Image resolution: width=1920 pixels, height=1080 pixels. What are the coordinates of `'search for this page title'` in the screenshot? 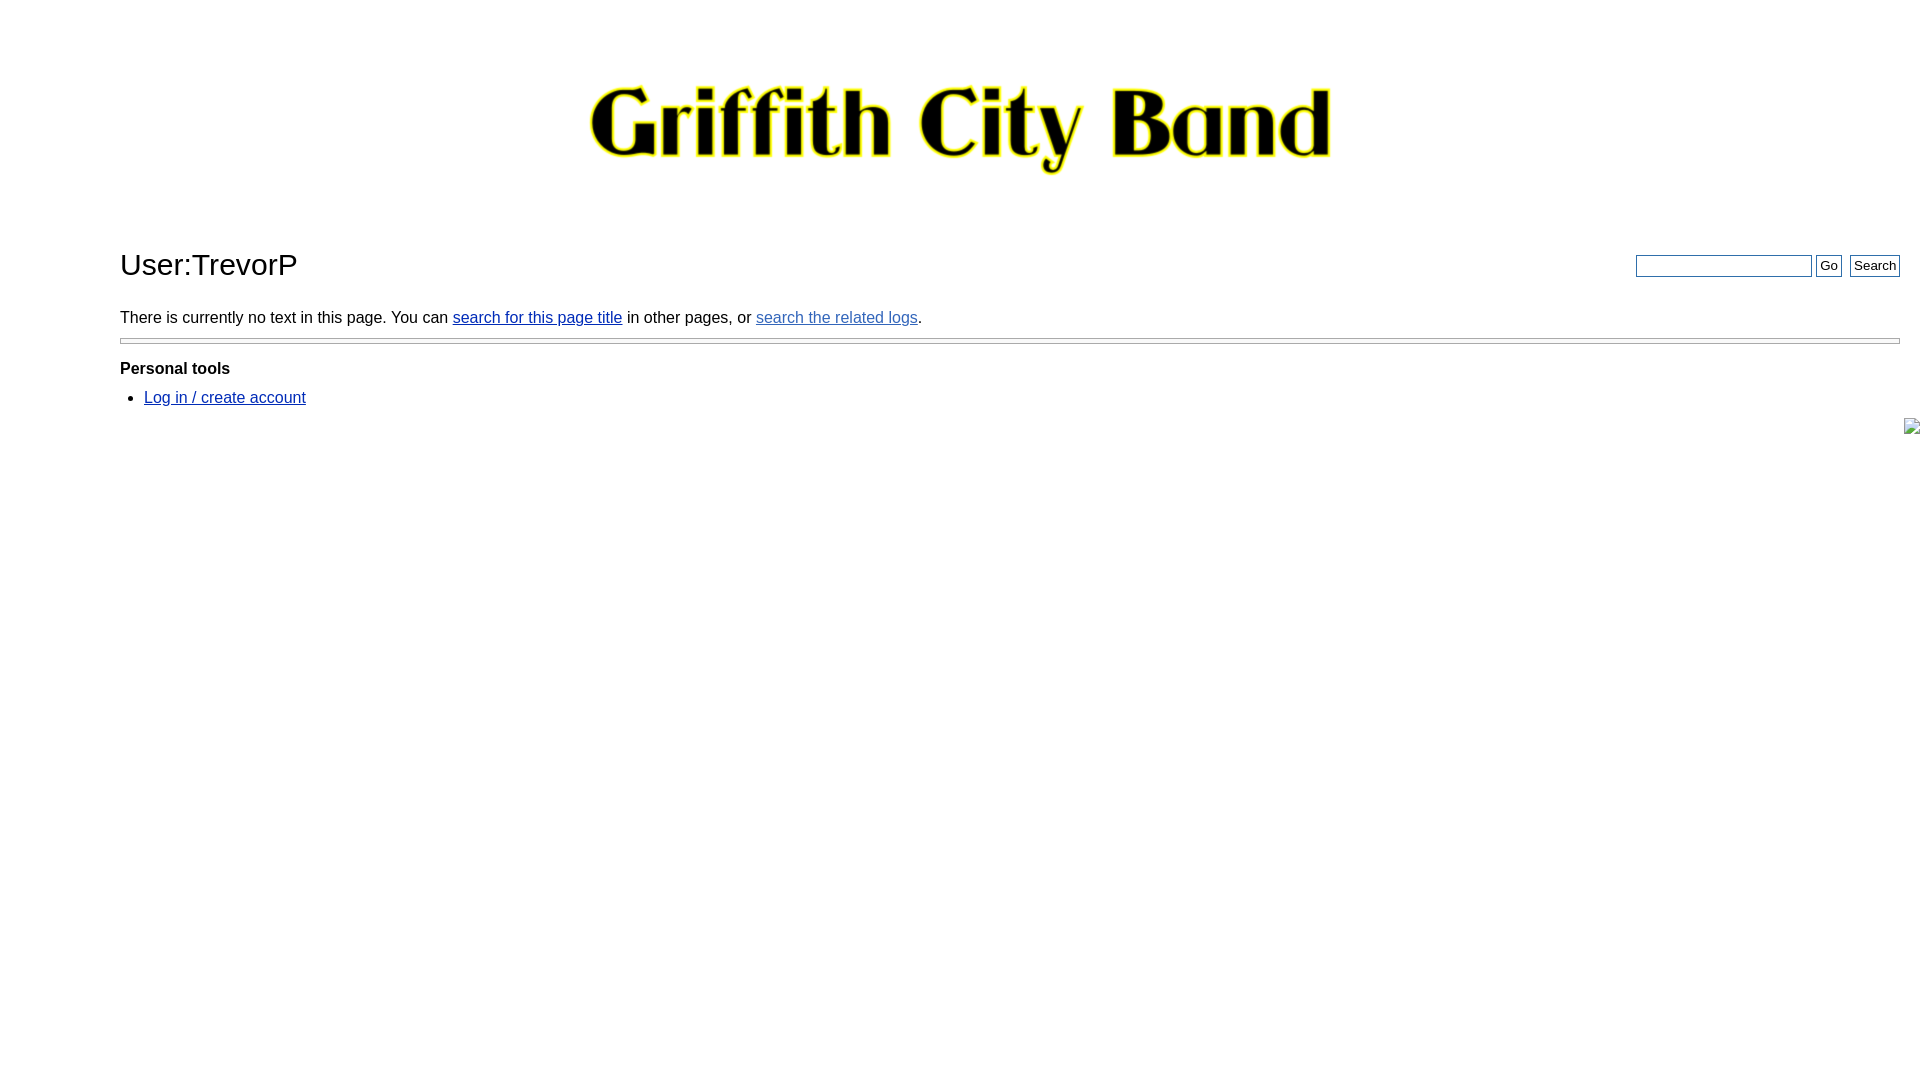 It's located at (537, 316).